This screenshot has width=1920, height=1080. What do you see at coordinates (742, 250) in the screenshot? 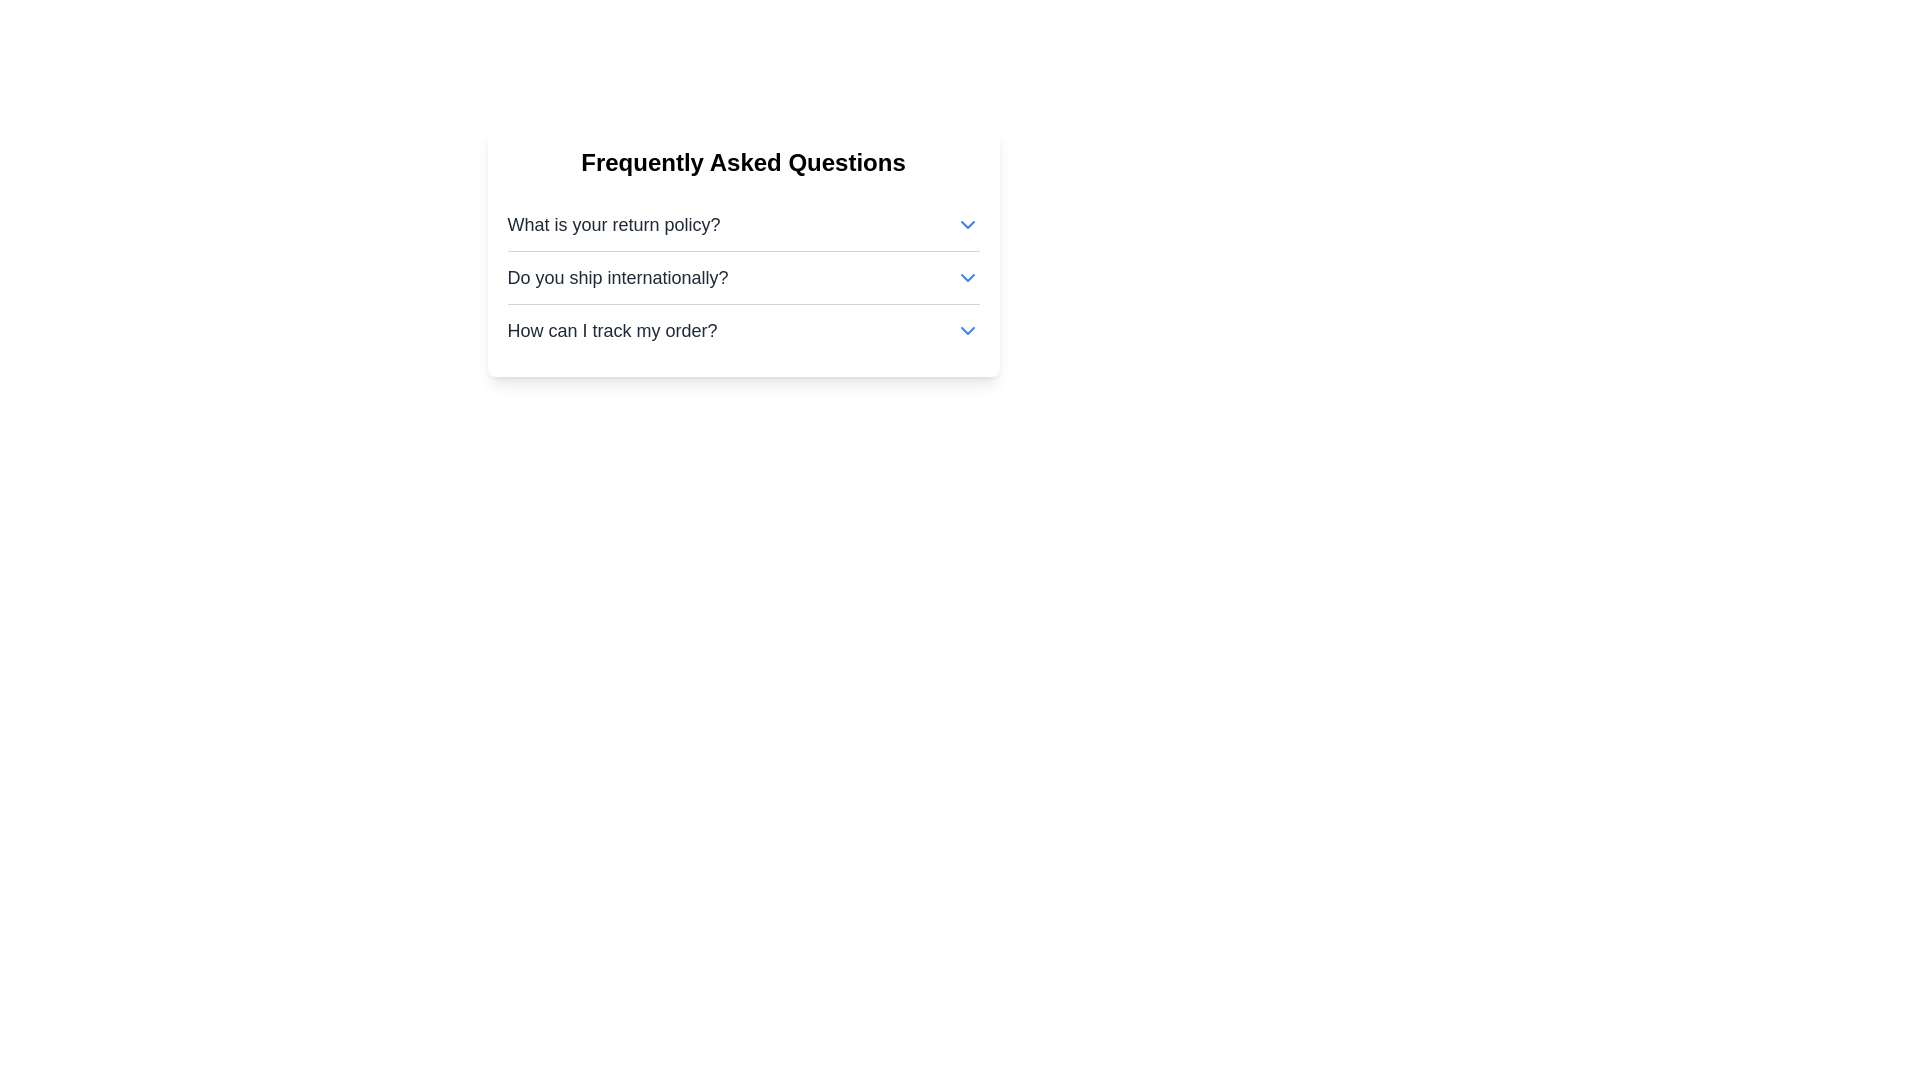
I see `an item in the 'Frequently Asked Questions' section` at bounding box center [742, 250].